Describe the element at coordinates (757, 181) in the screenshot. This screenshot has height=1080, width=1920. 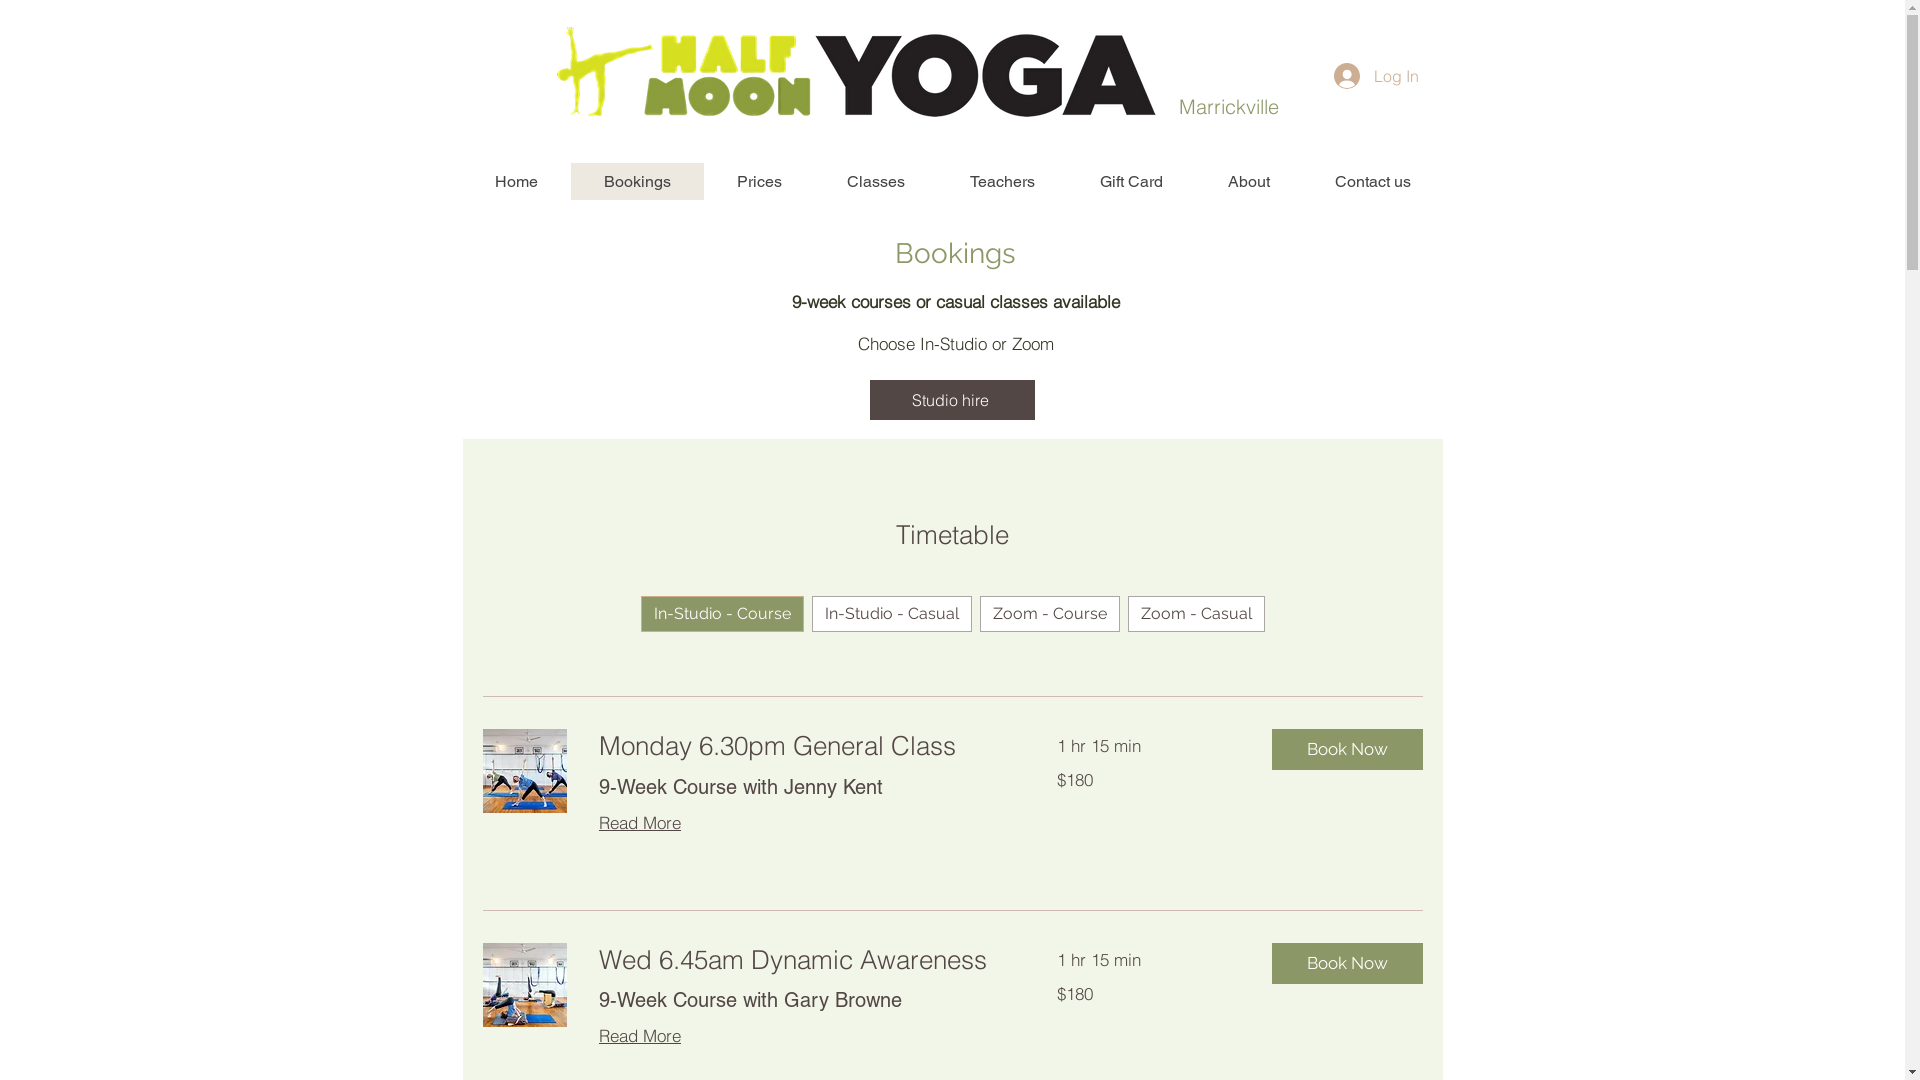
I see `'Prices'` at that location.